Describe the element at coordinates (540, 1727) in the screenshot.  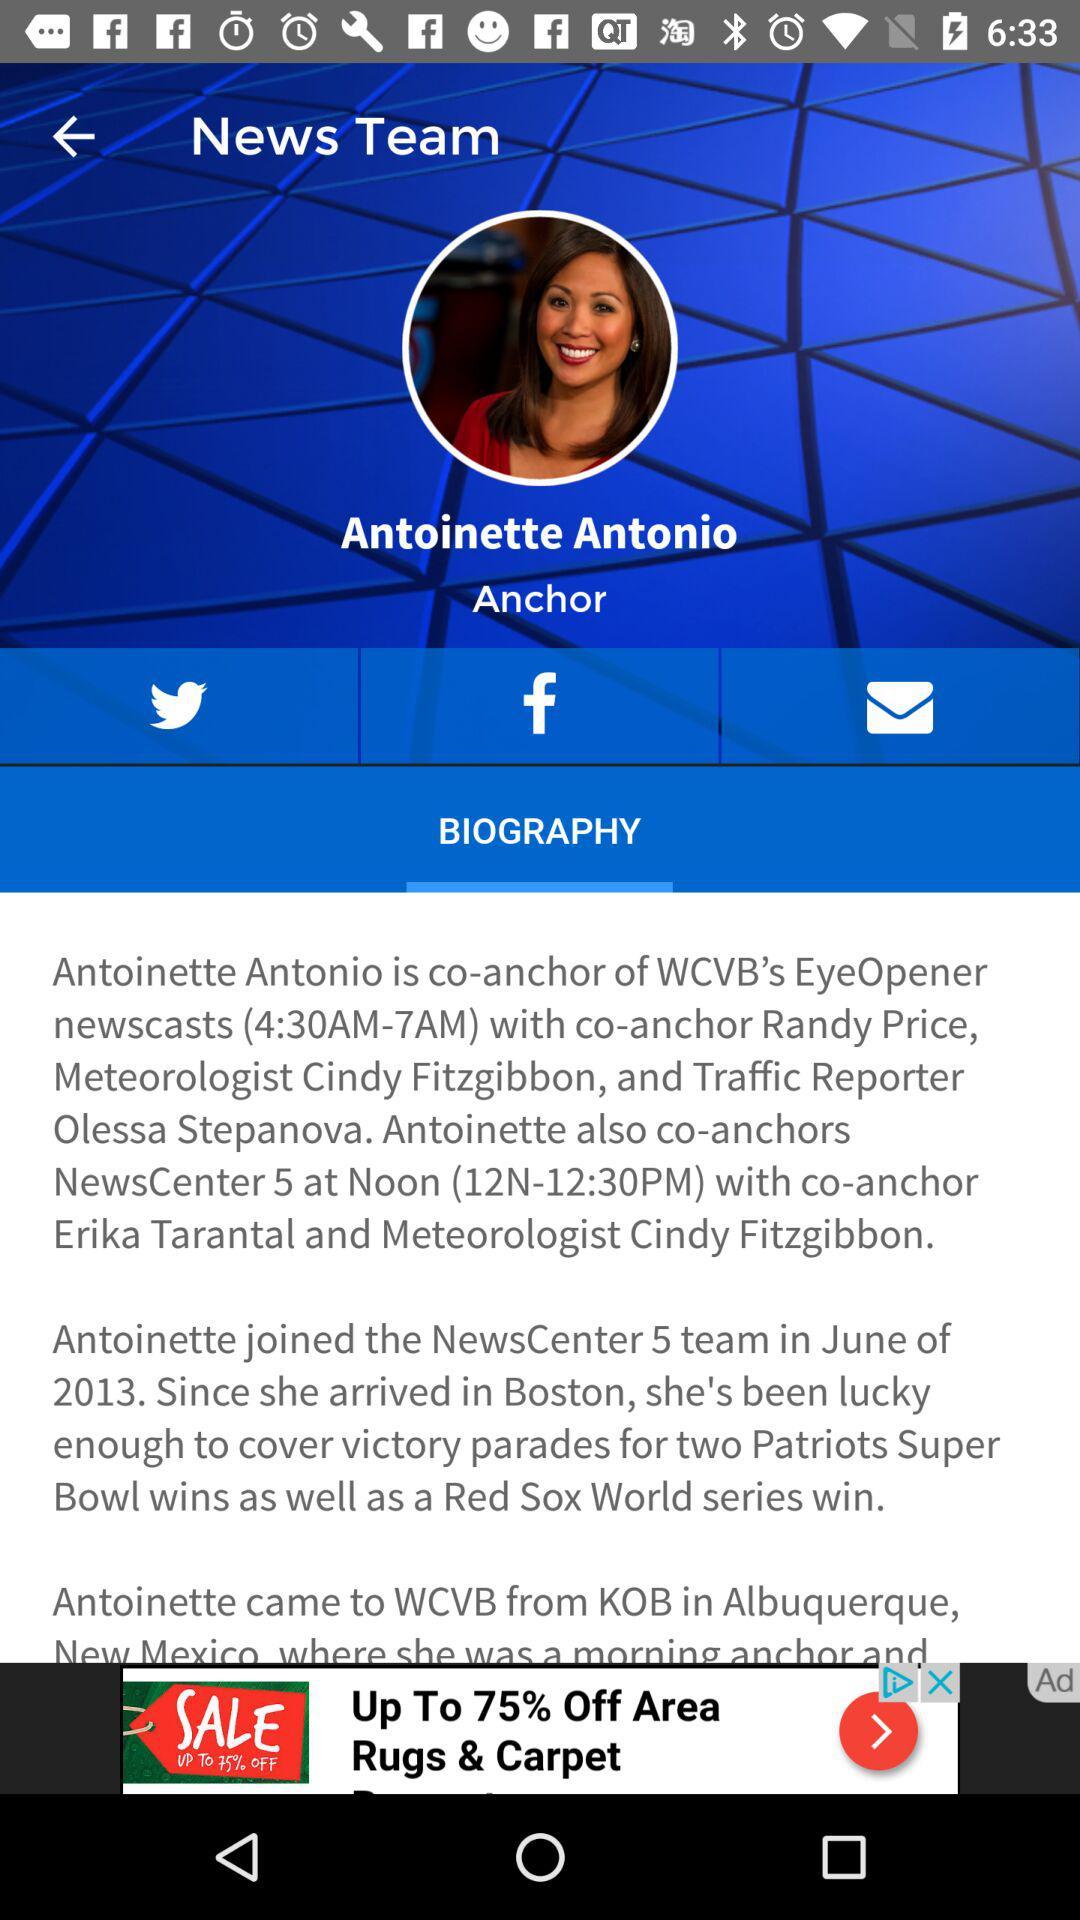
I see `advertisement adding button` at that location.